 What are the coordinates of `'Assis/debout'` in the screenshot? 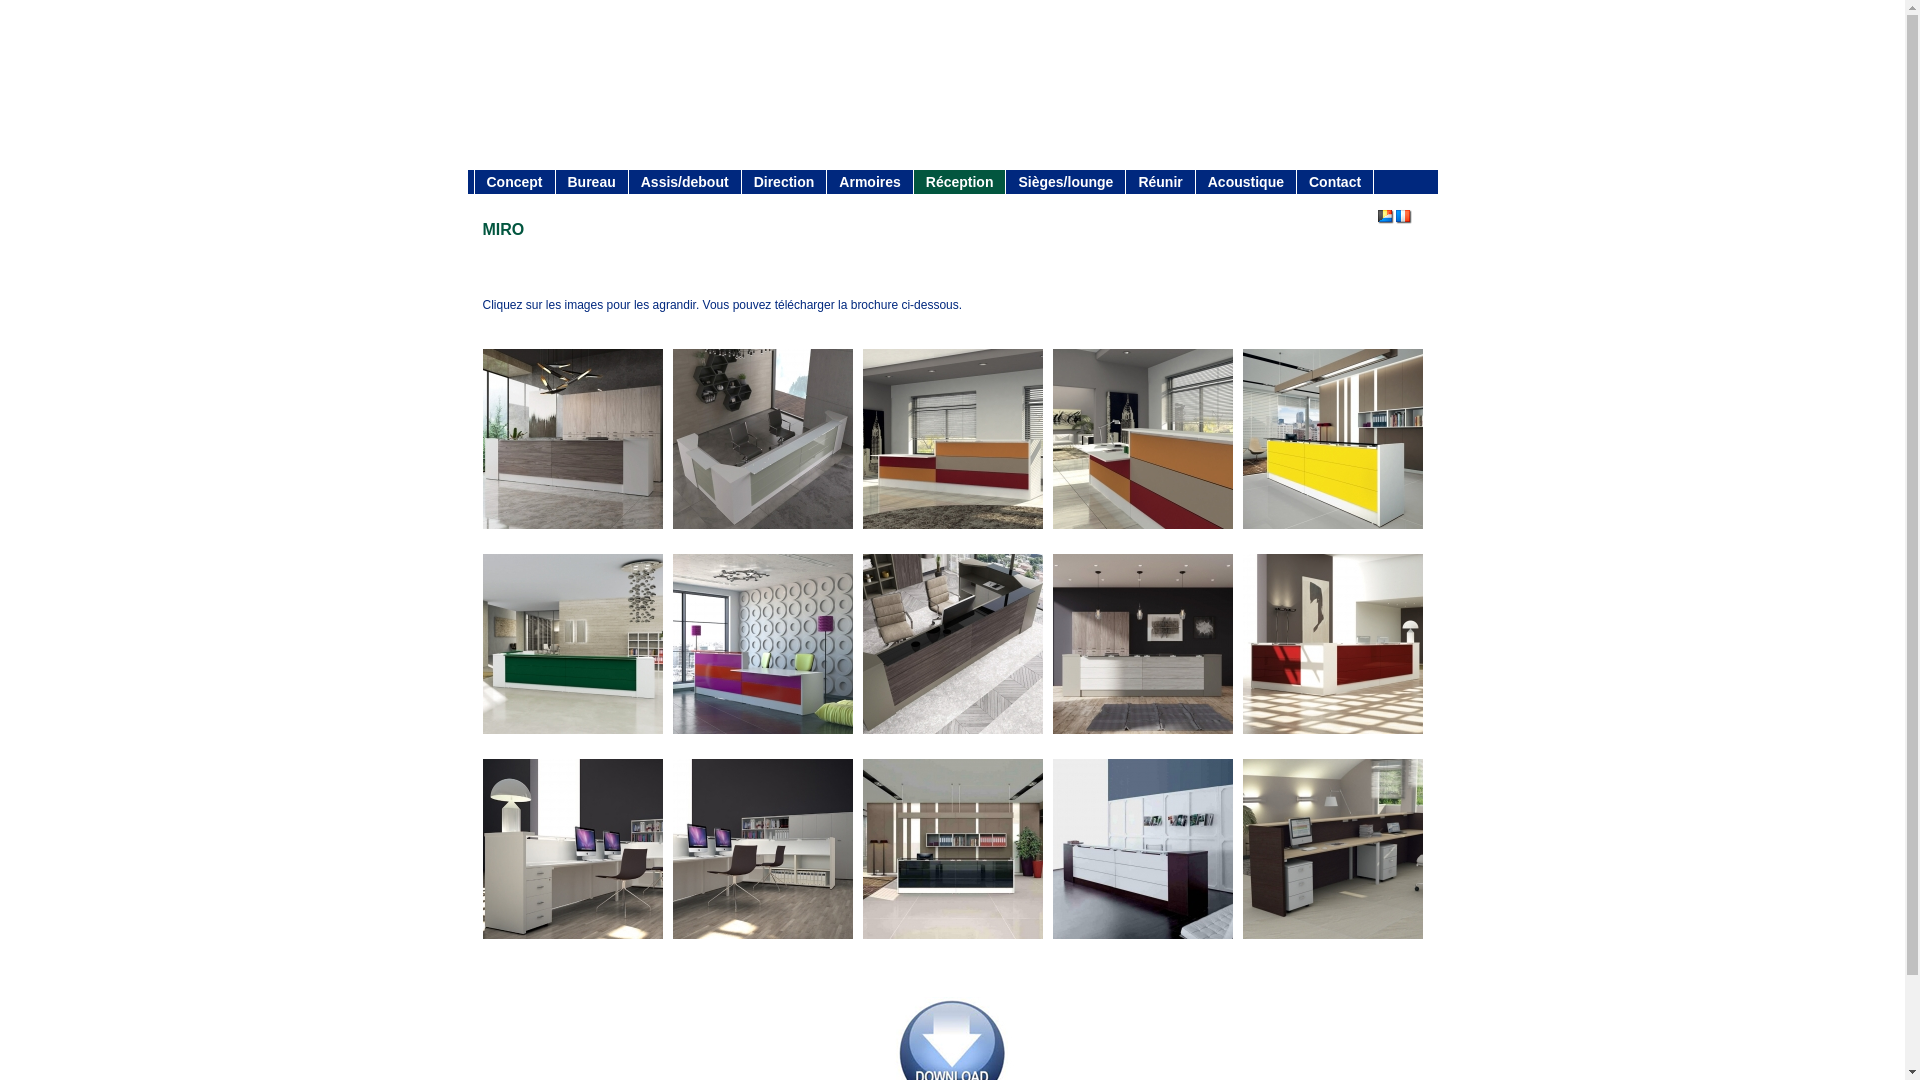 It's located at (684, 181).